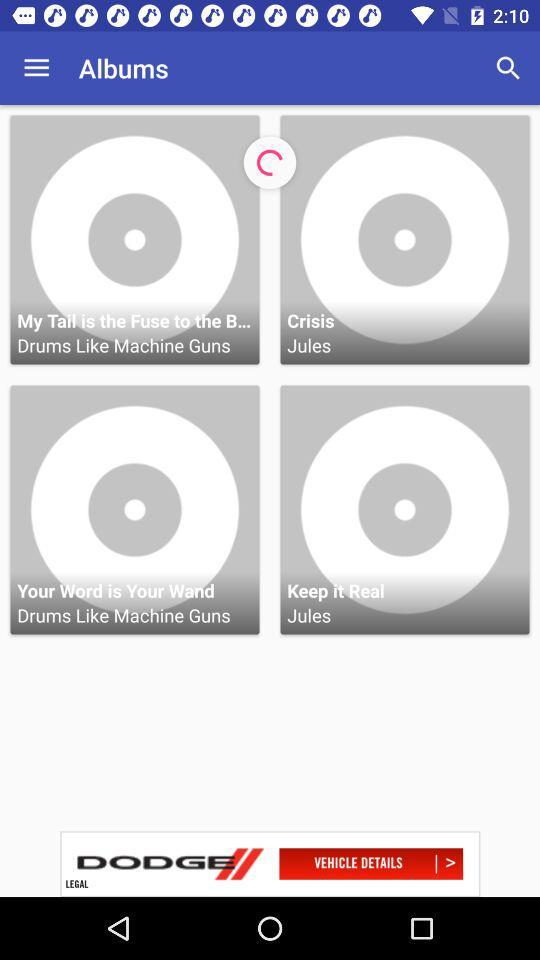 This screenshot has height=960, width=540. I want to click on a second image which is below albums on a left side of page, so click(135, 509).